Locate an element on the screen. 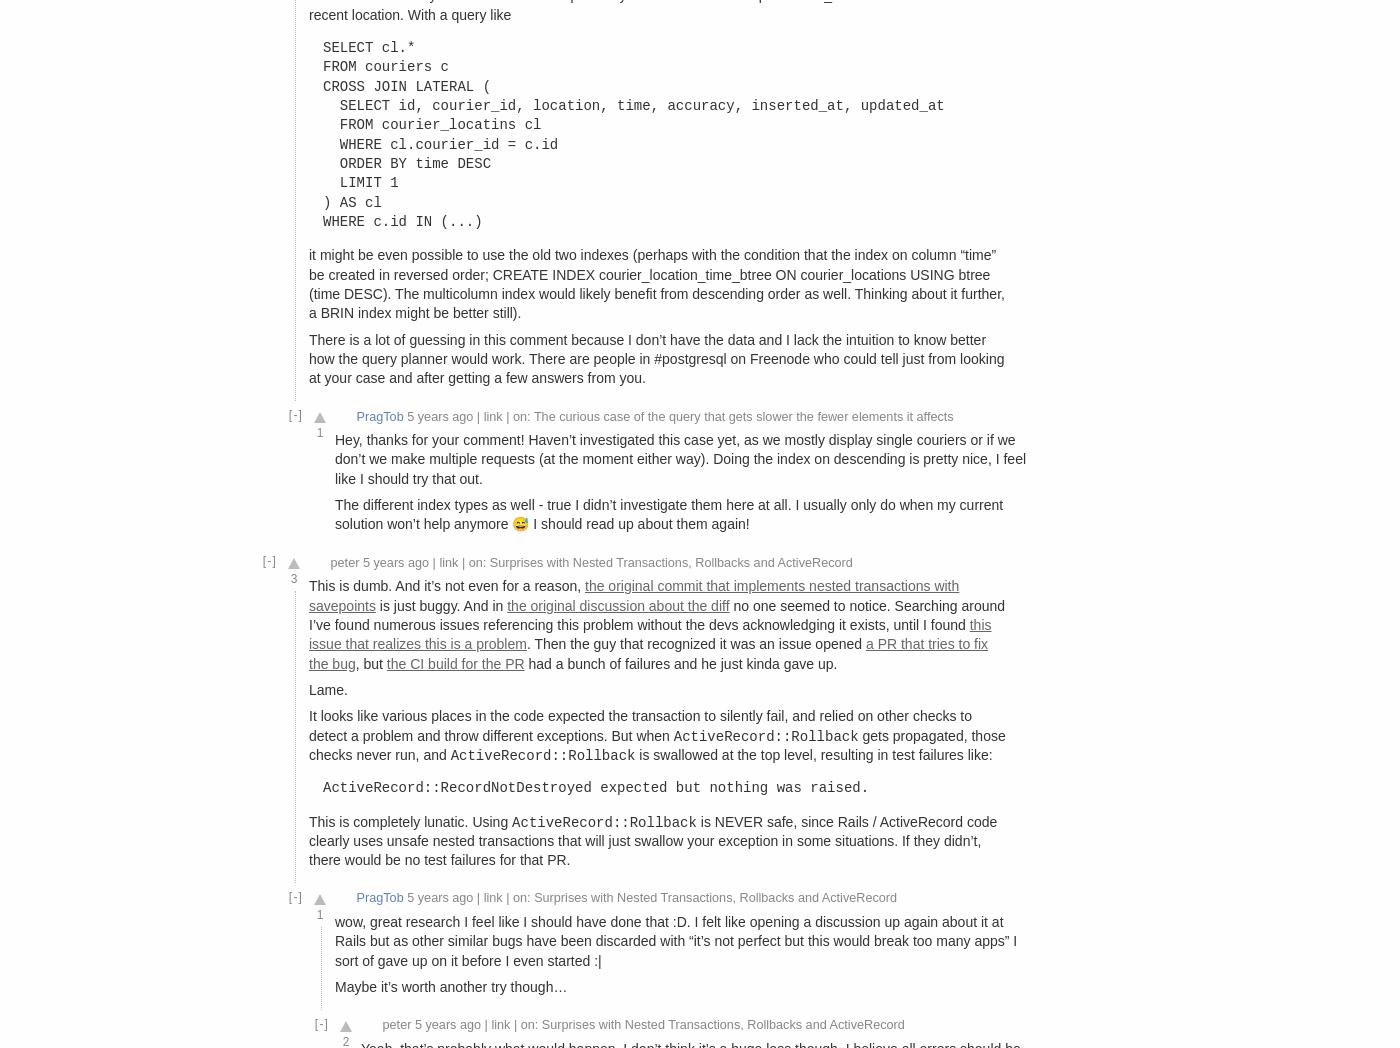  'wow, great research I feel like I should have done that :D. I felt like opening a discussion up again about it at Rails but as other similar bugs have been discarded with “it’s not perfect but this would break too many apps” I sort of gave up on it before I even started :|' is located at coordinates (676, 940).